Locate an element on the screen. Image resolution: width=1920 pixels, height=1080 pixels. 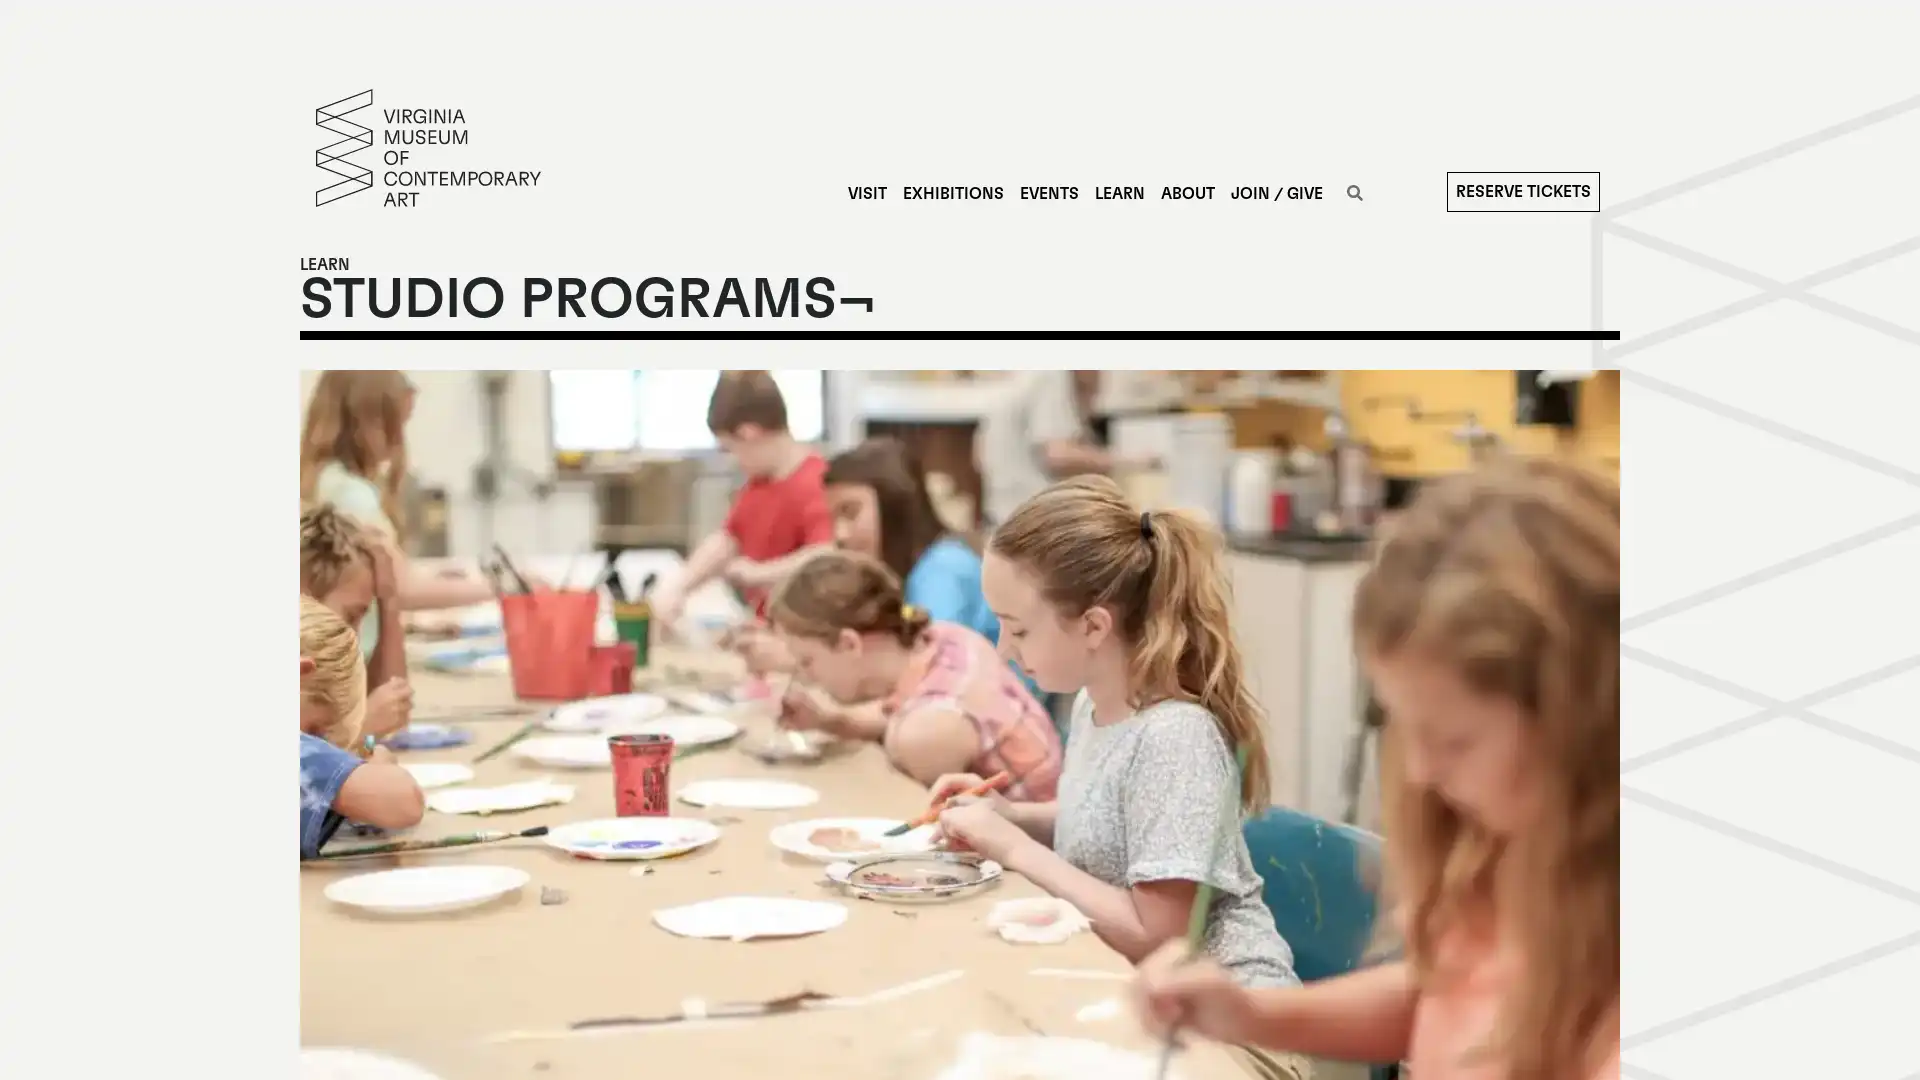
EVENTS is located at coordinates (1047, 193).